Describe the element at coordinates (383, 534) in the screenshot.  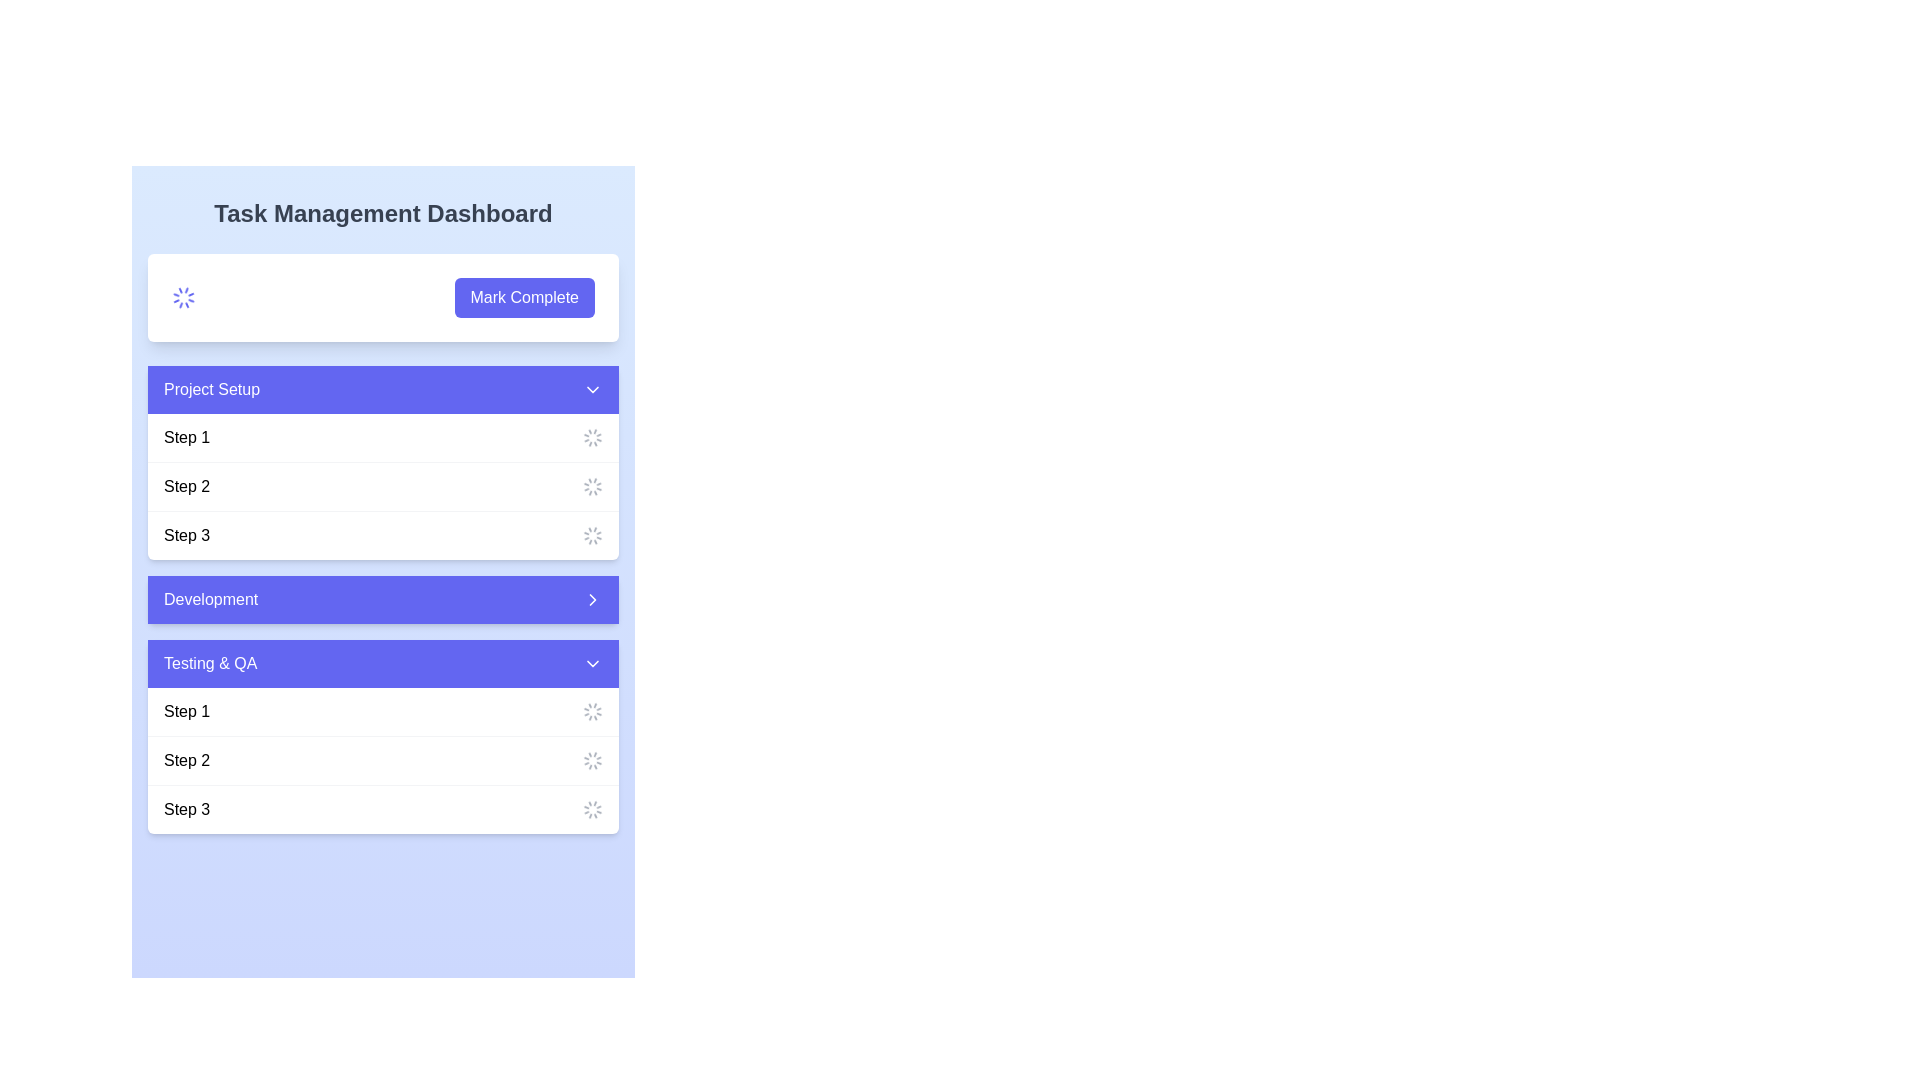
I see `the third item in the 'Project Setup' section of the task list` at that location.